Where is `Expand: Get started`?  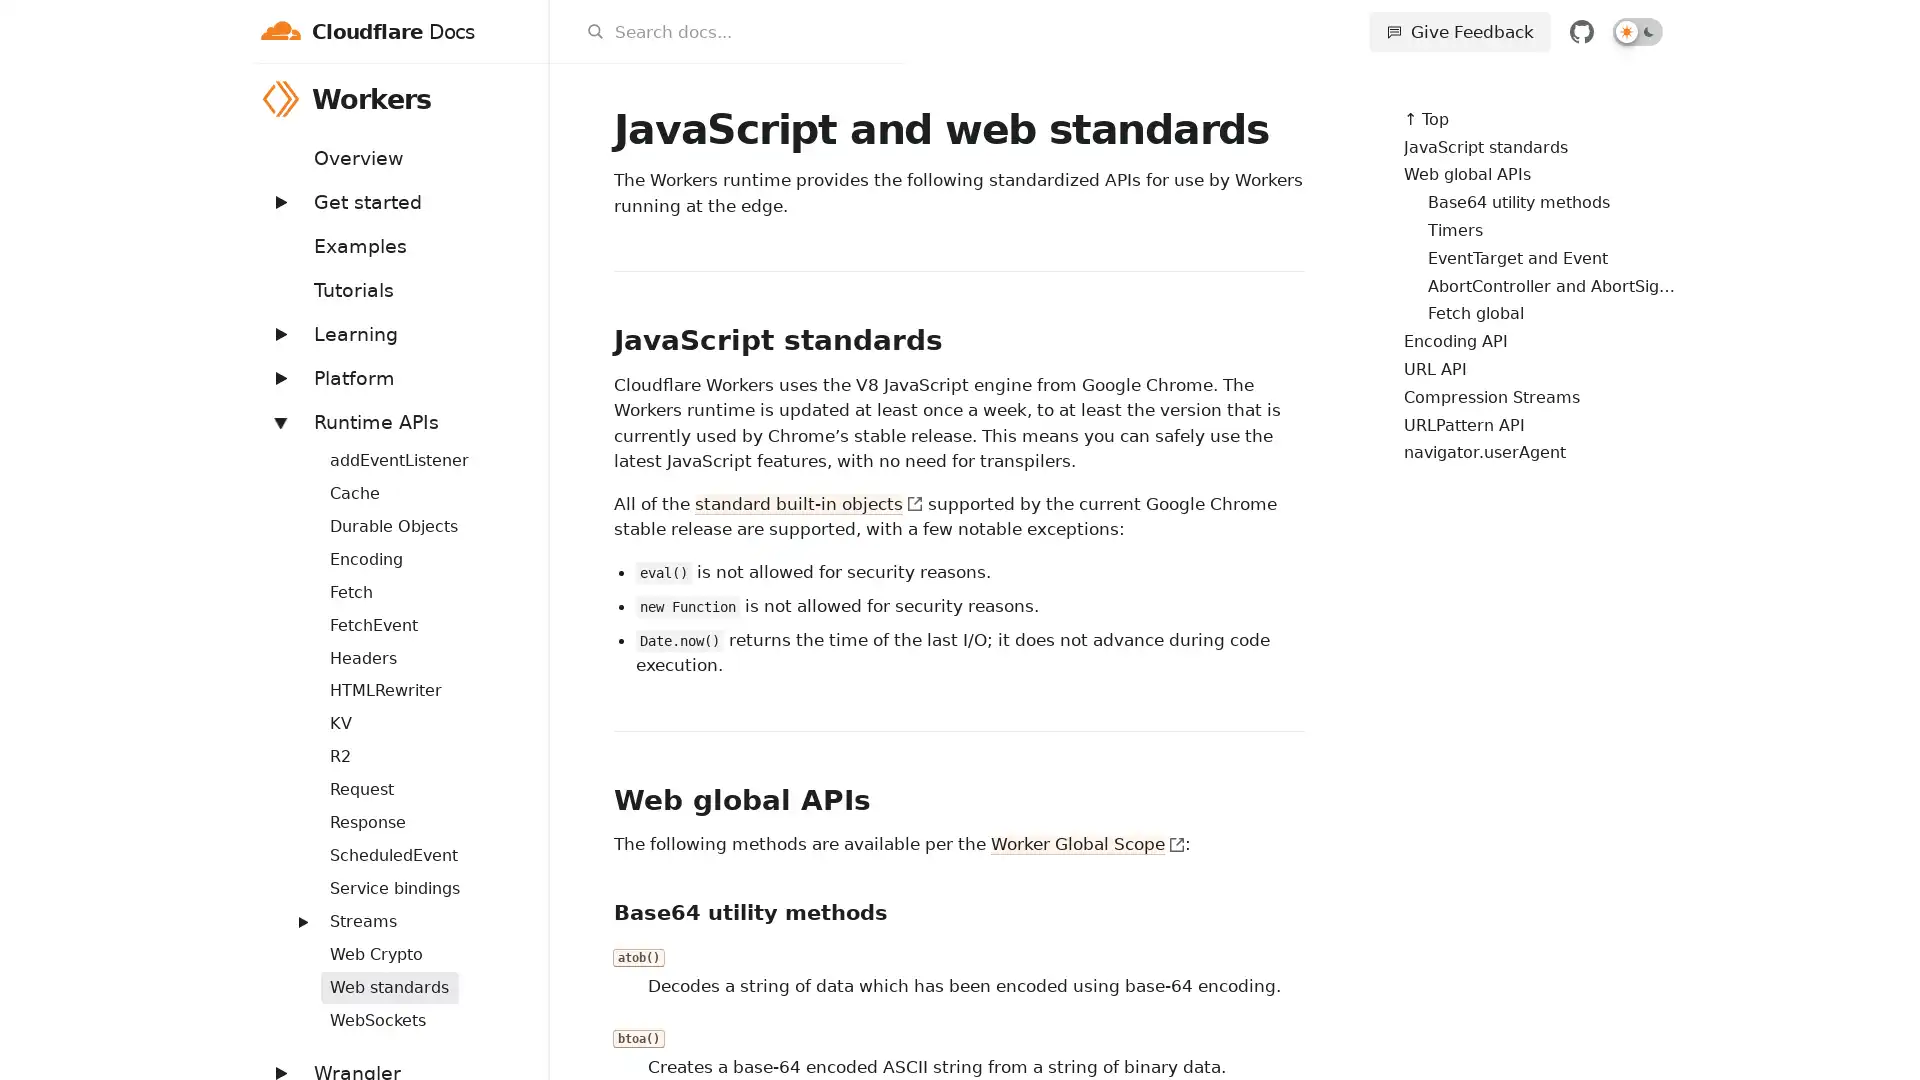 Expand: Get started is located at coordinates (278, 201).